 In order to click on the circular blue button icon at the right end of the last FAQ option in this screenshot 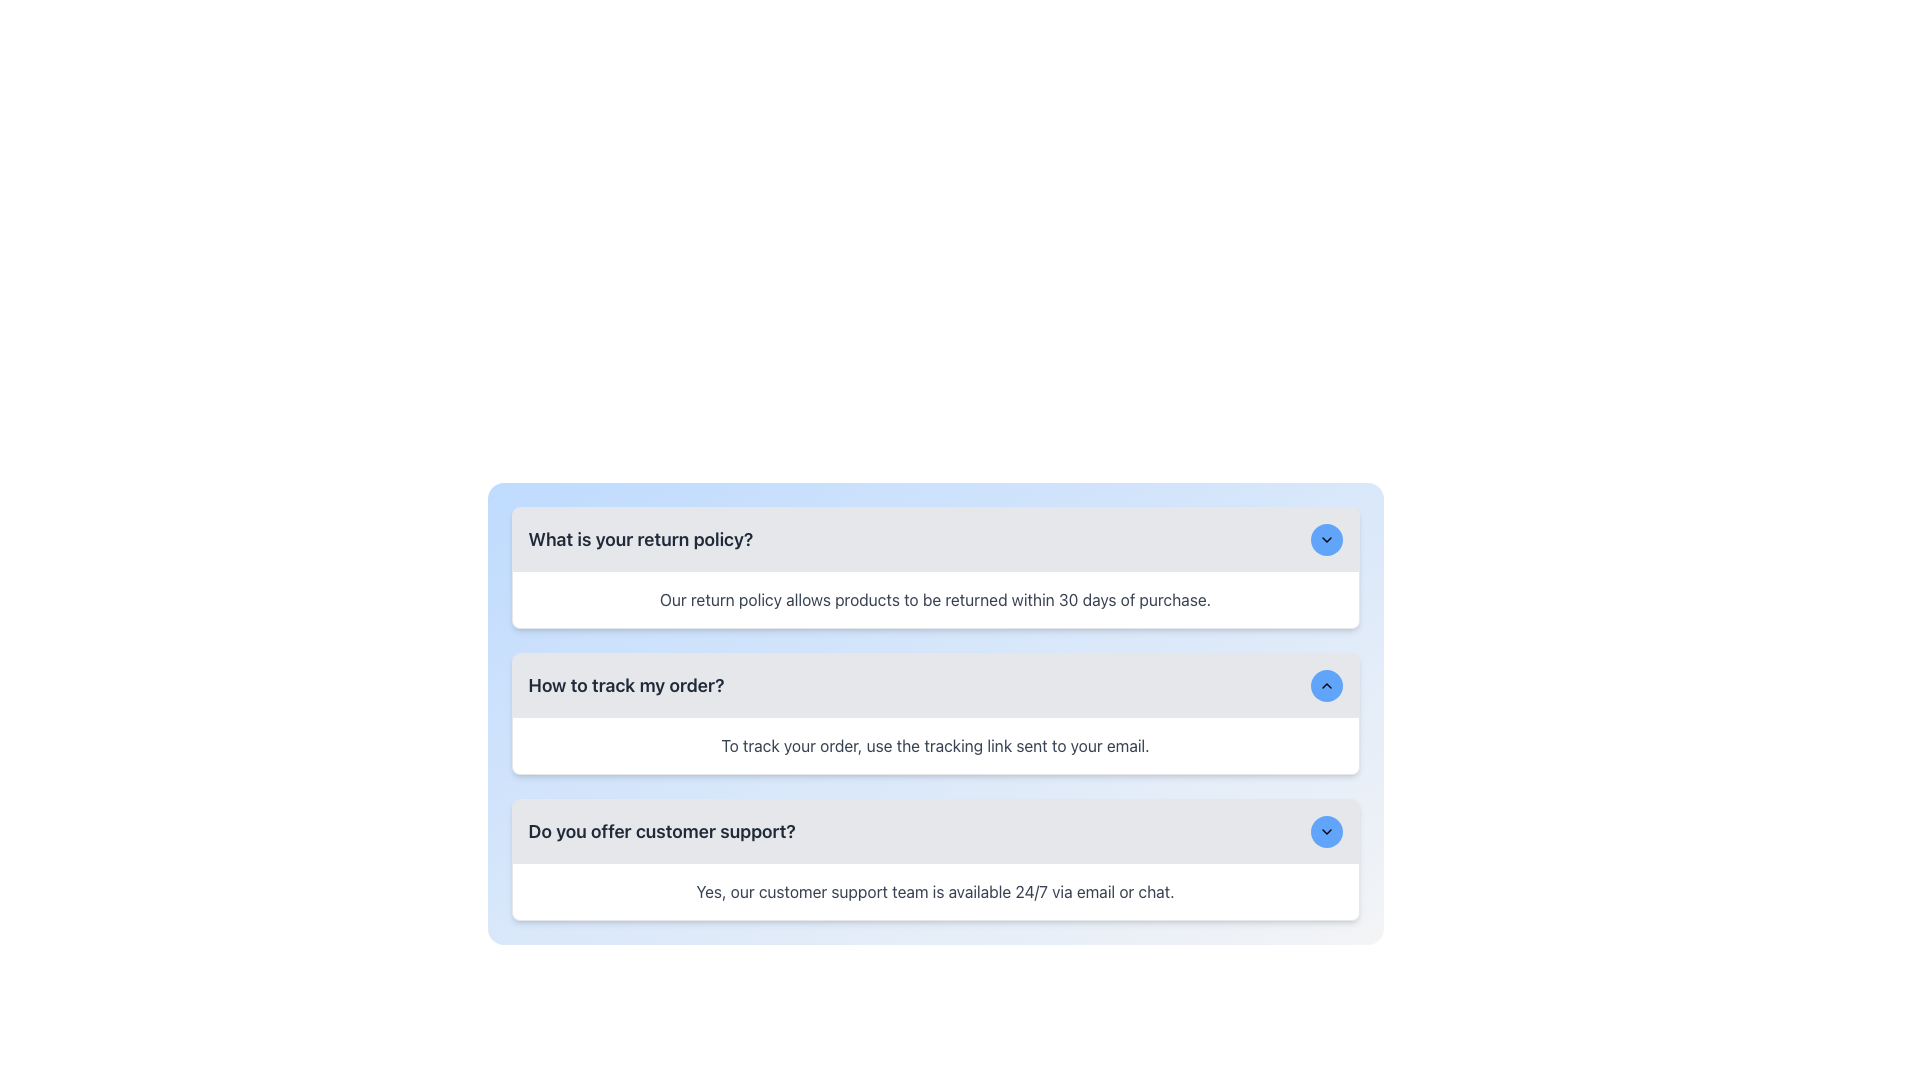, I will do `click(1326, 832)`.